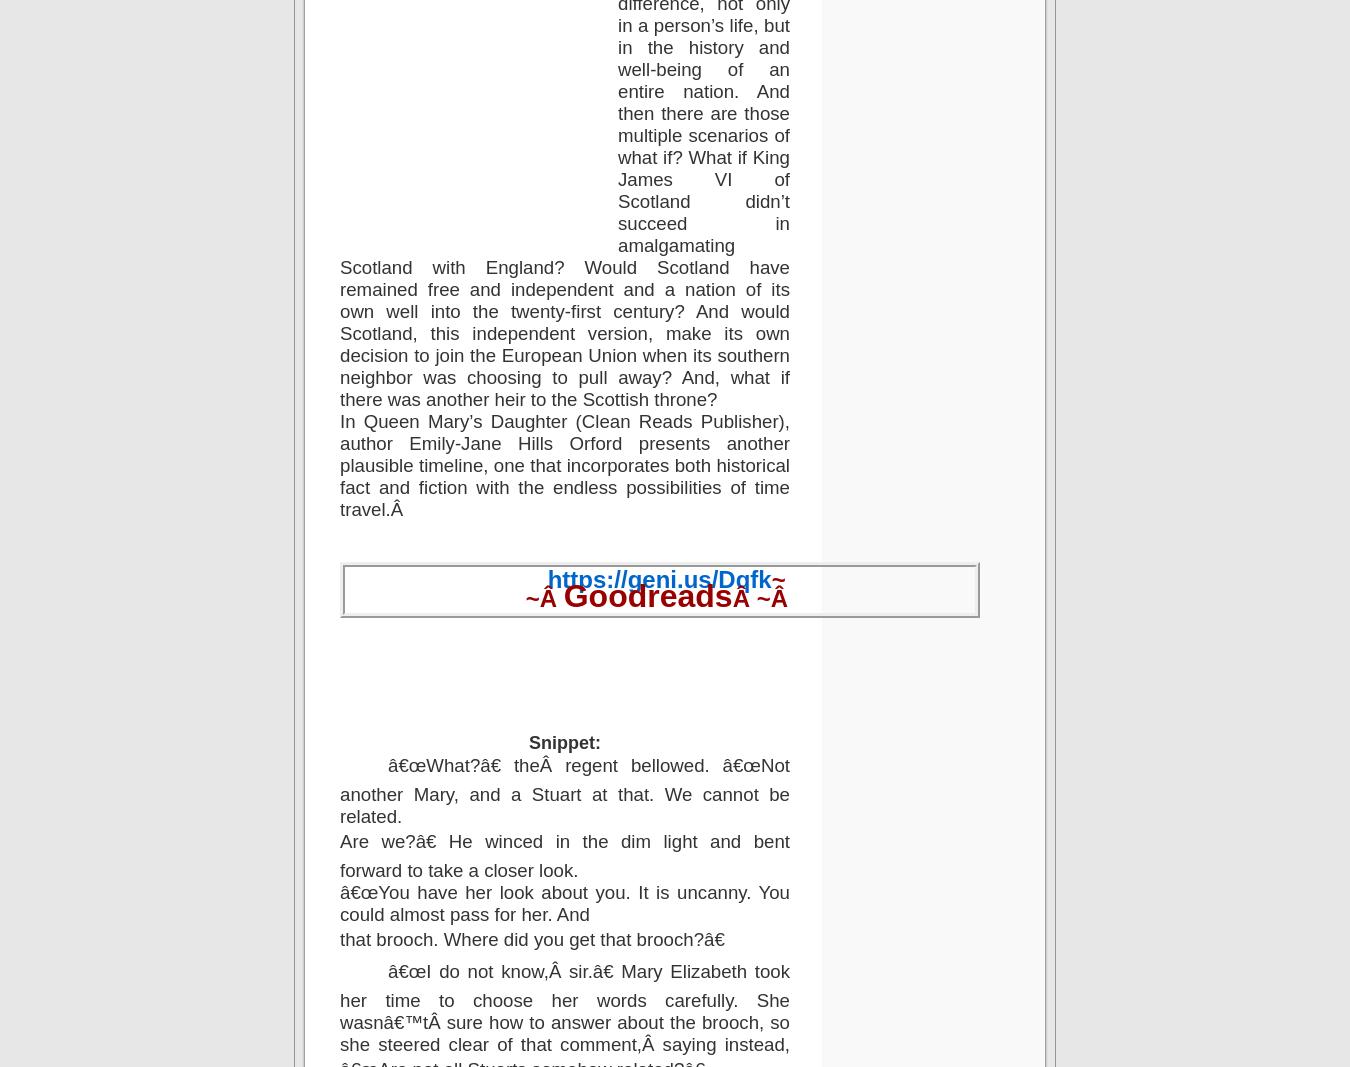  What do you see at coordinates (564, 853) in the screenshot?
I see `'Are we?â€ He winced in the dim light and bent forward to take a closer look.'` at bounding box center [564, 853].